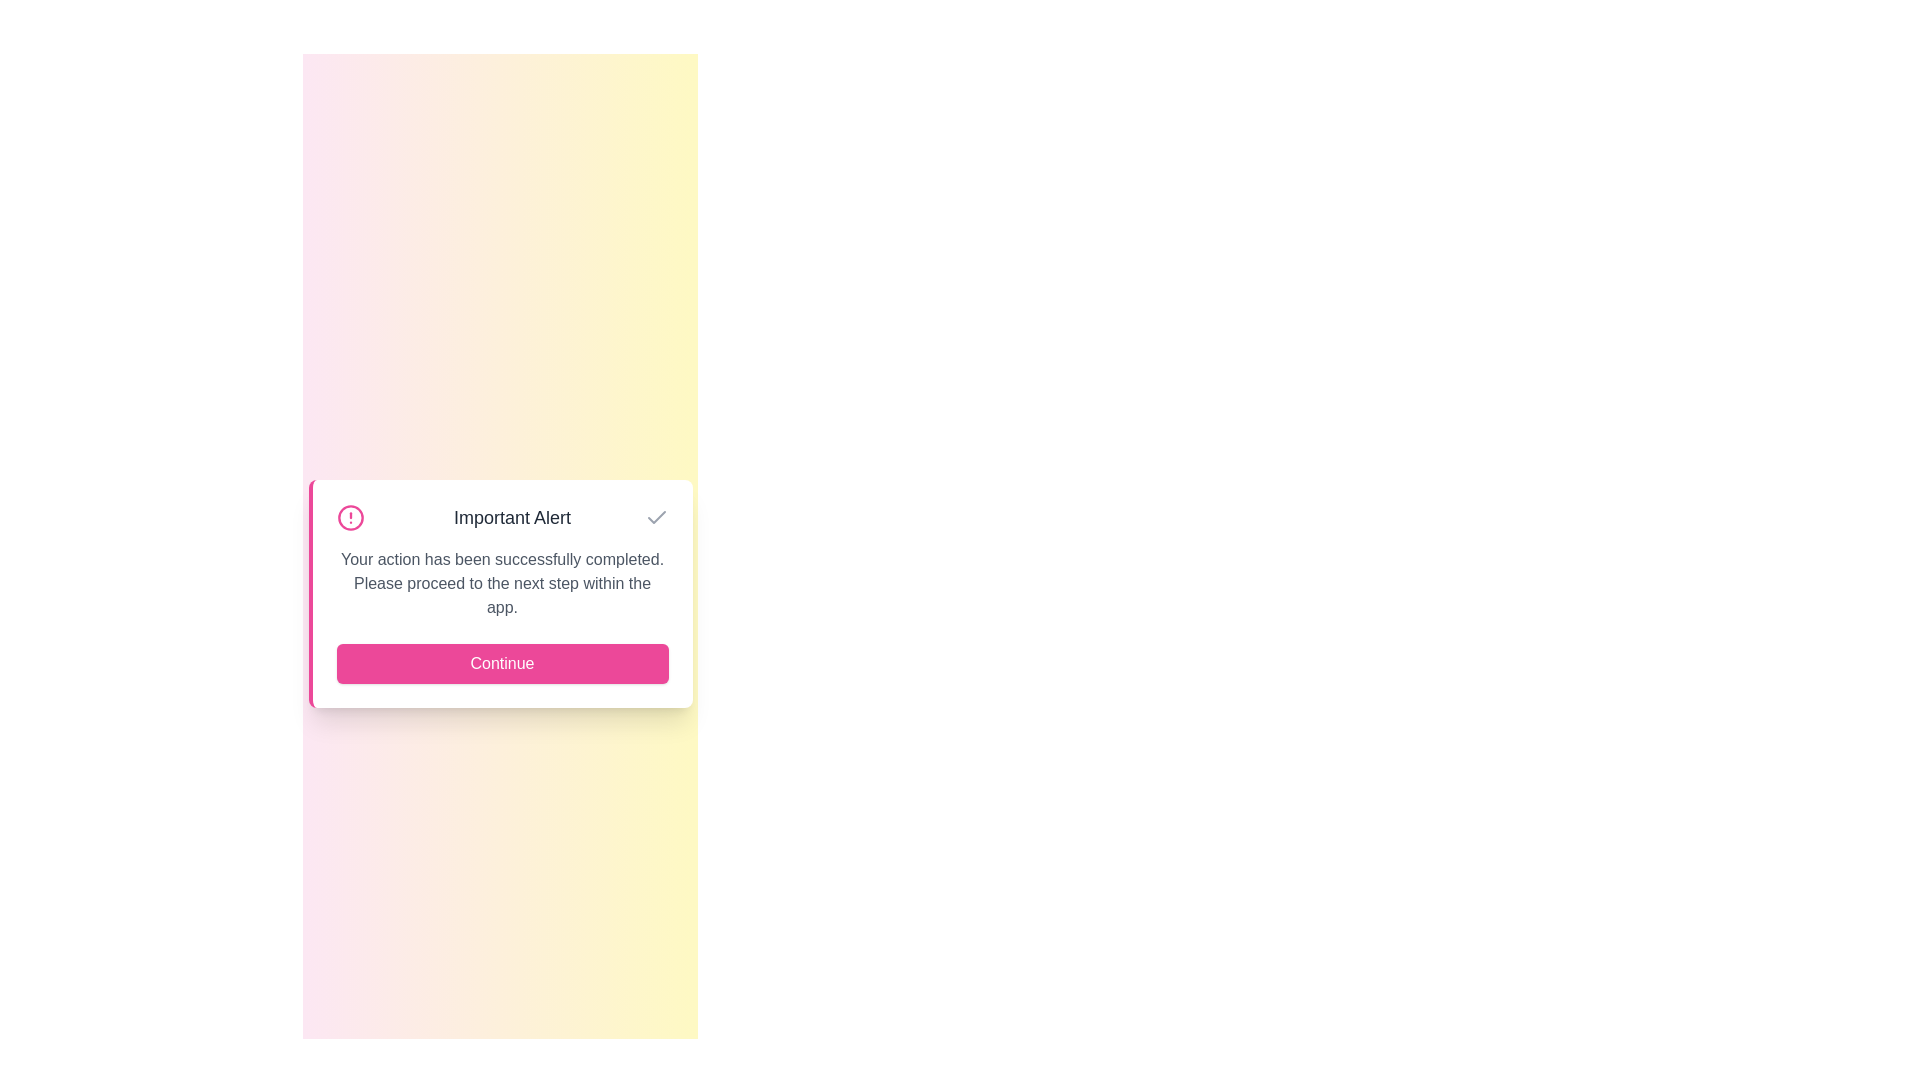 The height and width of the screenshot is (1080, 1920). Describe the element at coordinates (502, 663) in the screenshot. I see `'Continue' button to proceed` at that location.